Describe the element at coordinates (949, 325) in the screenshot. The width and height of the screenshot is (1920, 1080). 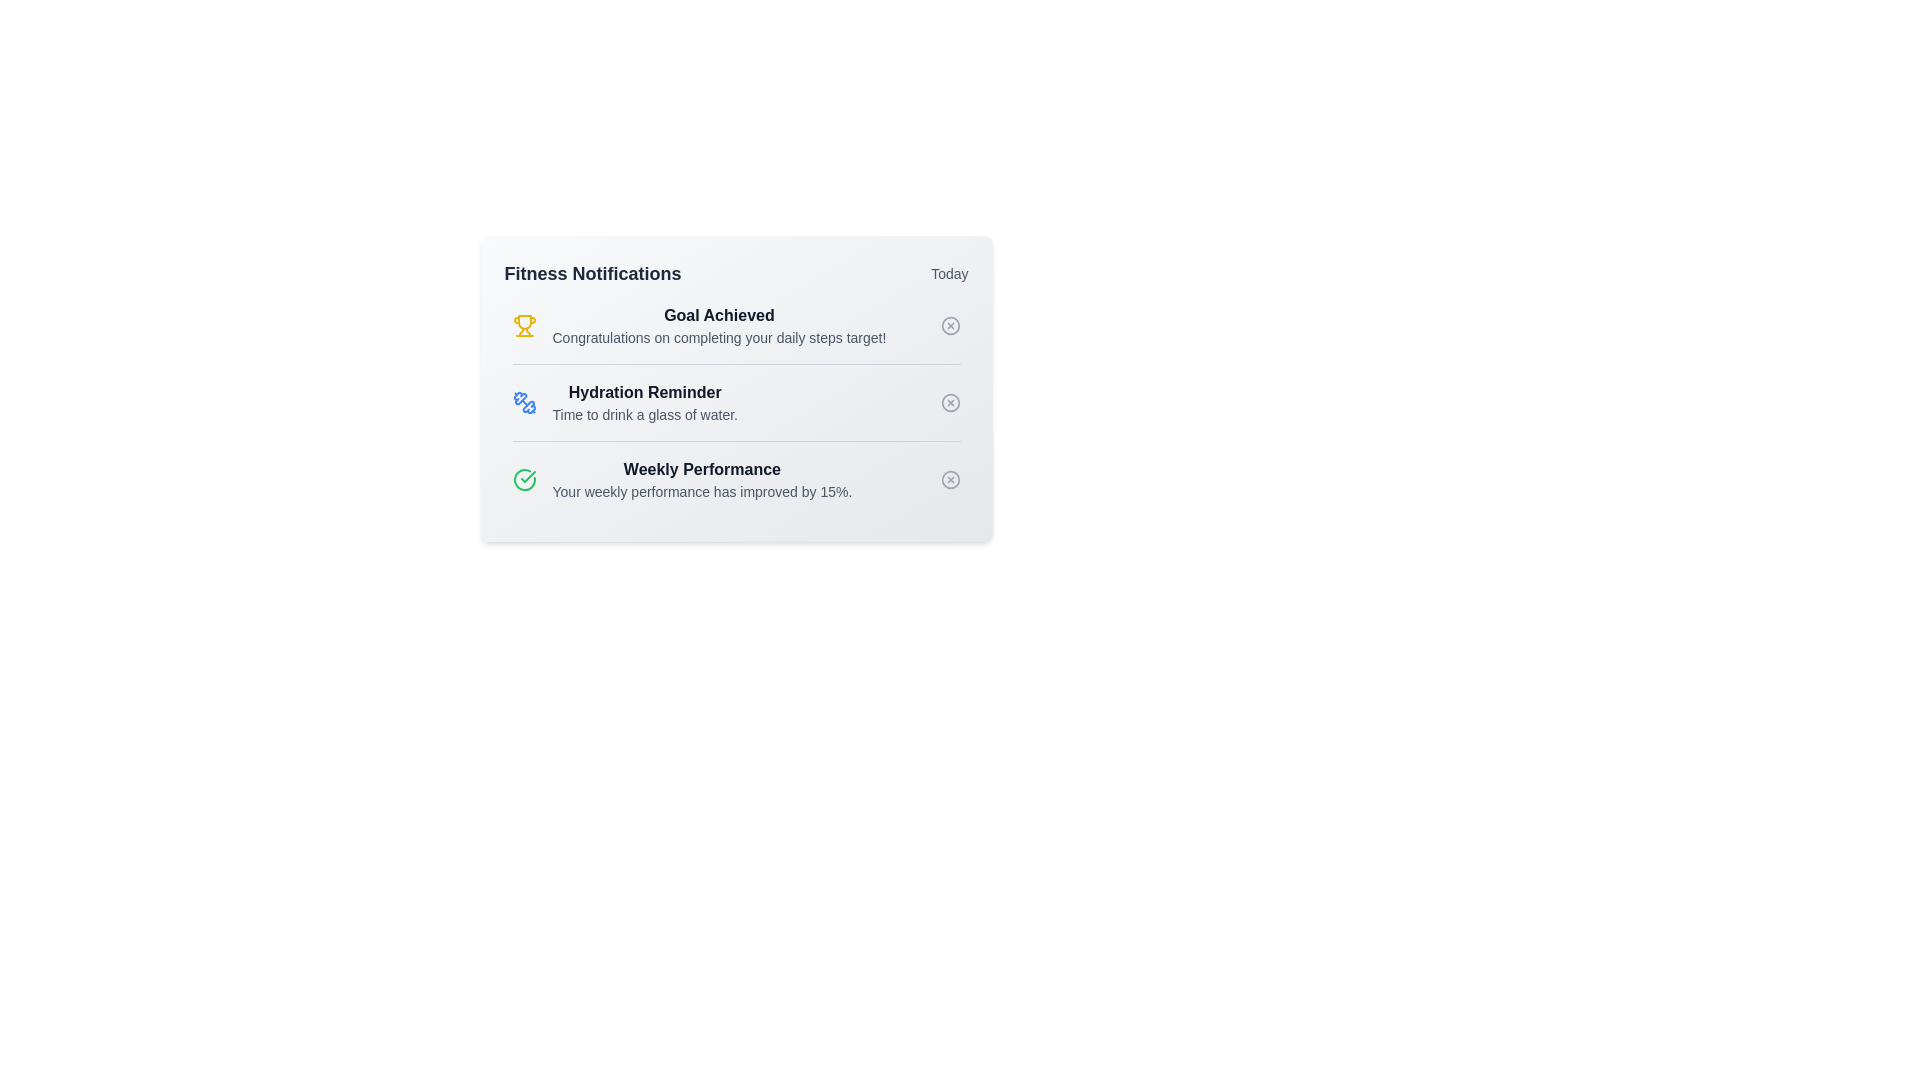
I see `the first circular SVG element located near the top right corner of the first notification item in the list` at that location.